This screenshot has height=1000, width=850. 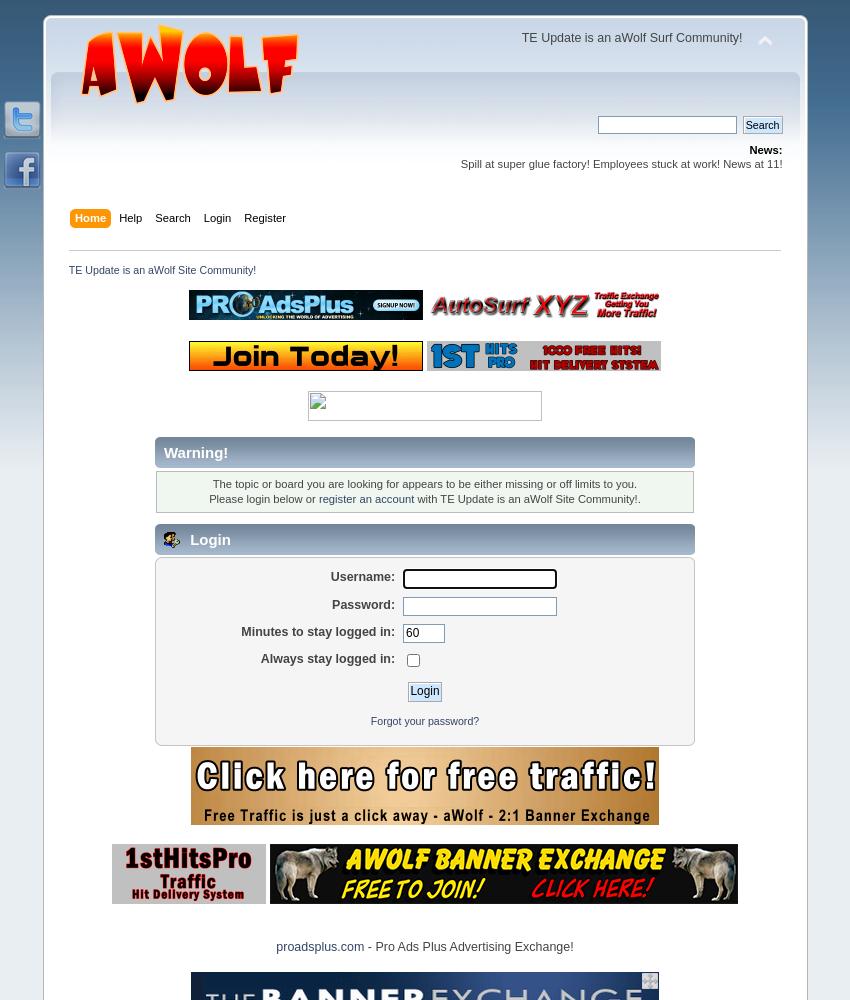 What do you see at coordinates (362, 603) in the screenshot?
I see `'Password:'` at bounding box center [362, 603].